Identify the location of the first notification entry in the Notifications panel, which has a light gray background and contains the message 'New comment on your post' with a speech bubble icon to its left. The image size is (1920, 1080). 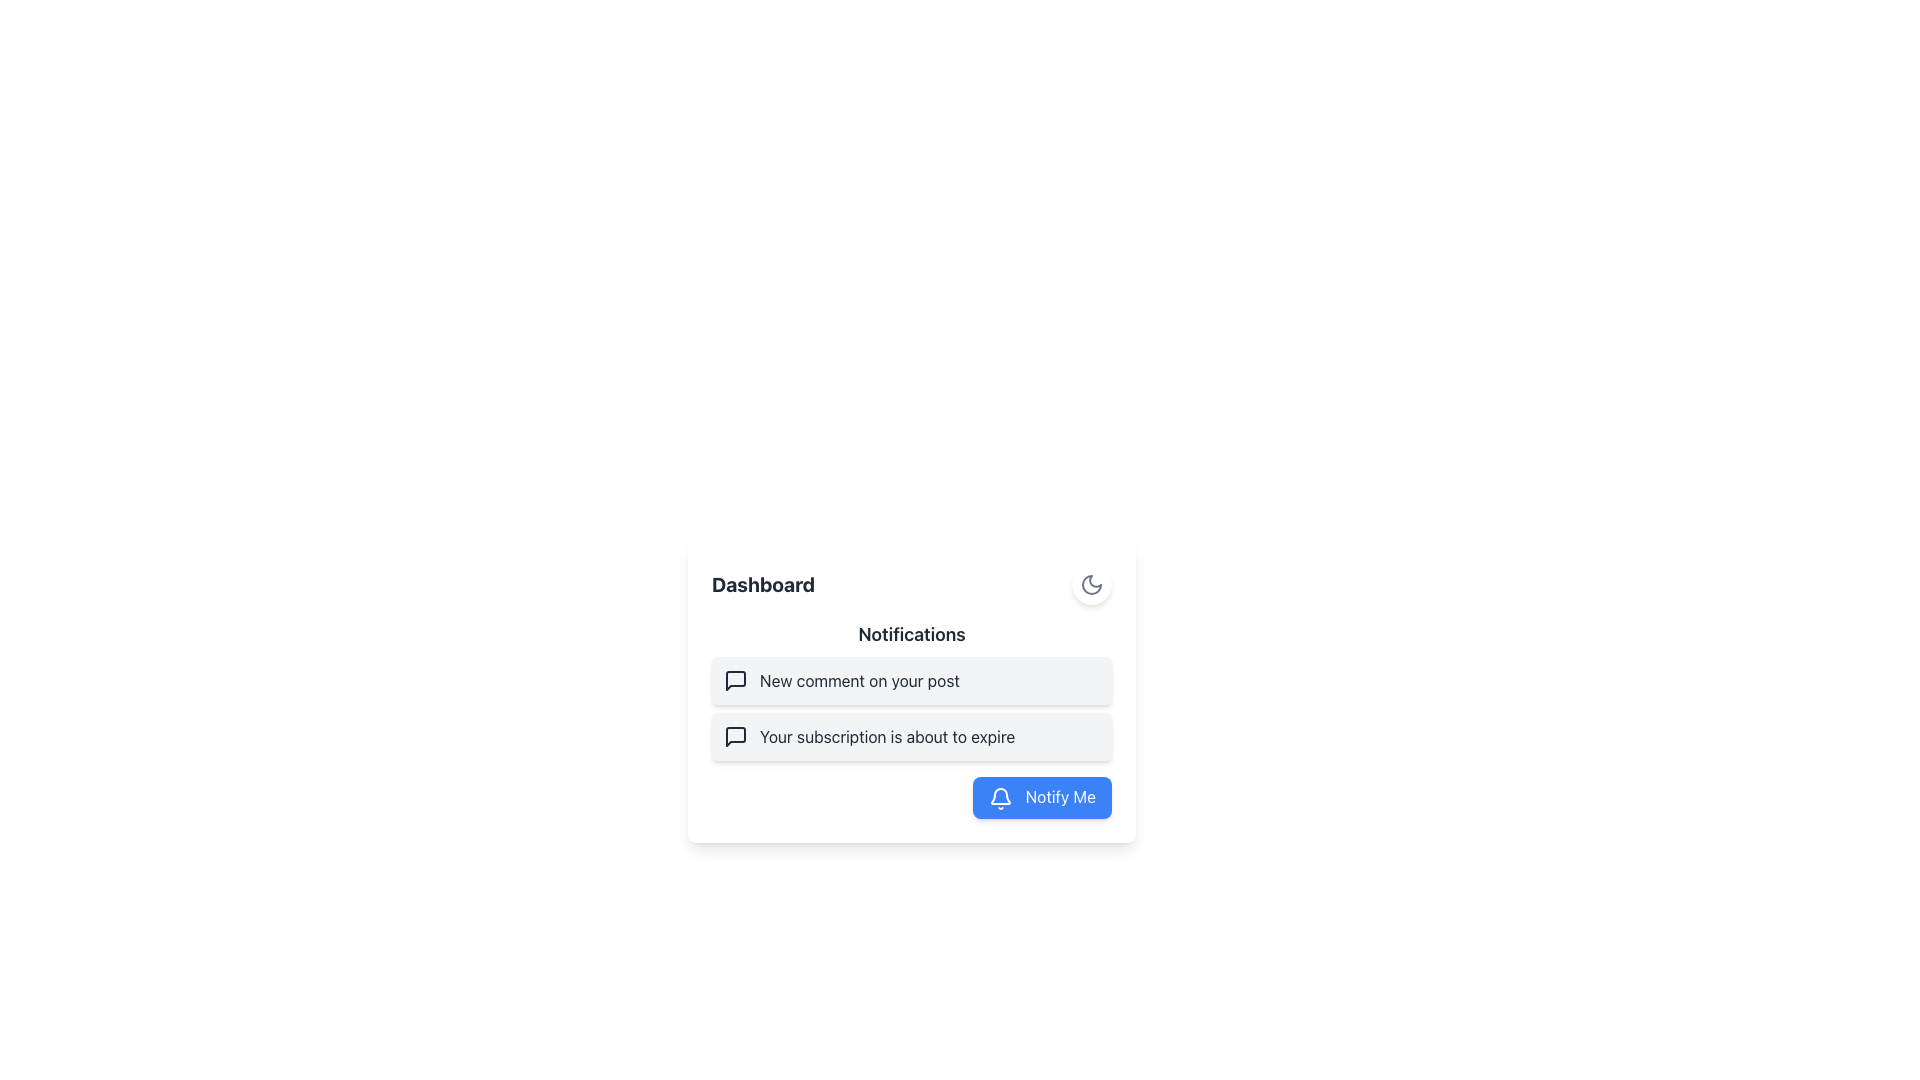
(911, 680).